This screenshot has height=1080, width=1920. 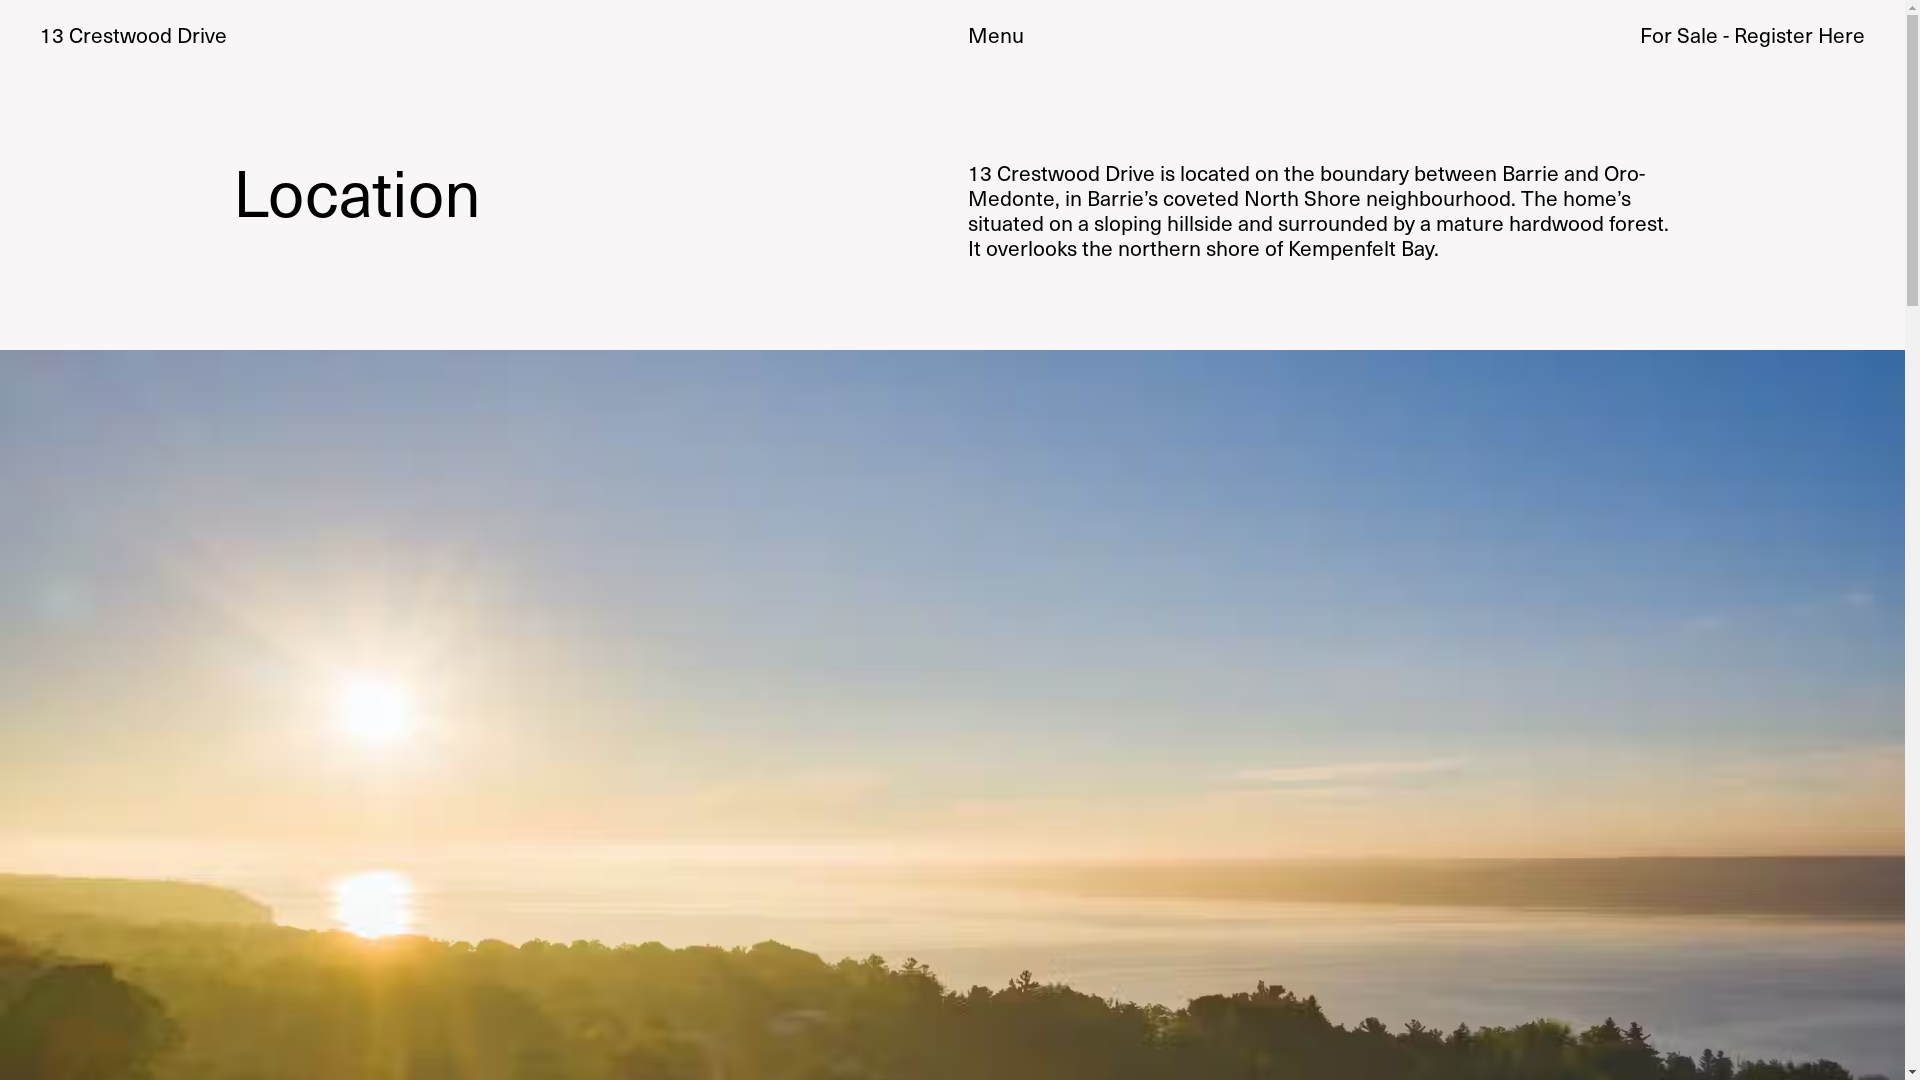 What do you see at coordinates (1751, 34) in the screenshot?
I see `'For Sale - Register Here'` at bounding box center [1751, 34].